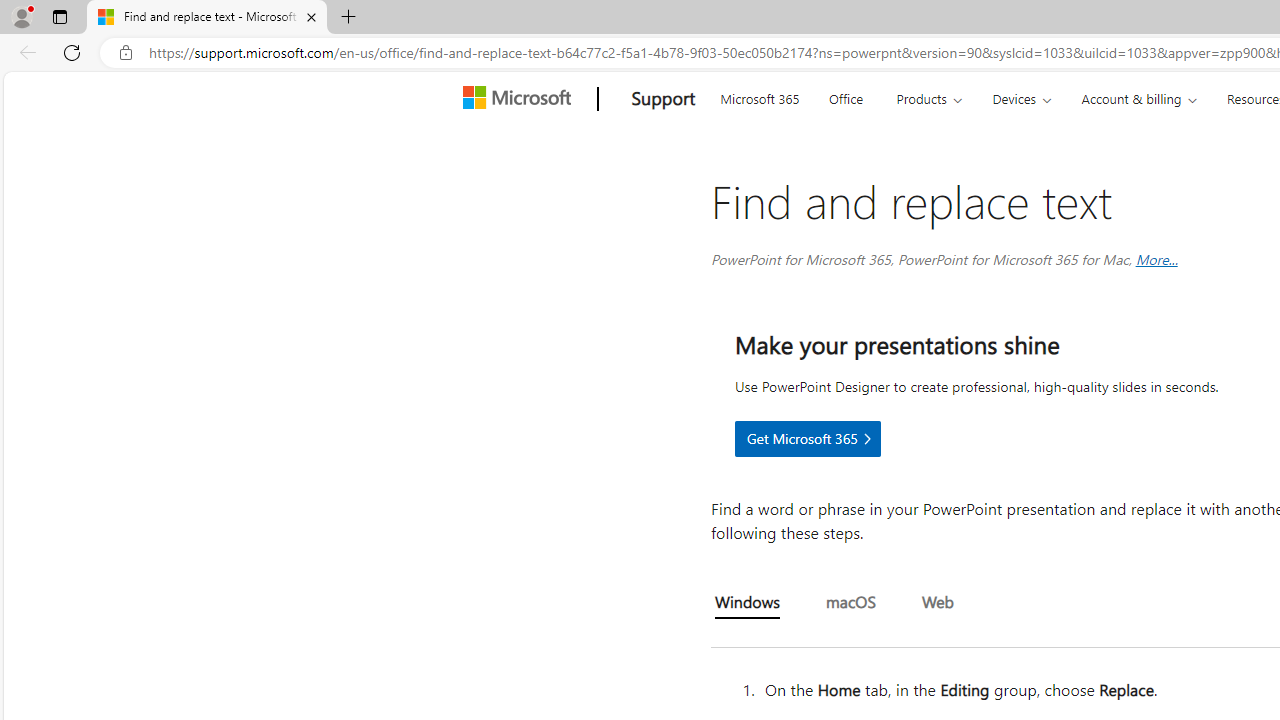 The height and width of the screenshot is (720, 1280). Describe the element at coordinates (59, 16) in the screenshot. I see `'Tab actions menu'` at that location.